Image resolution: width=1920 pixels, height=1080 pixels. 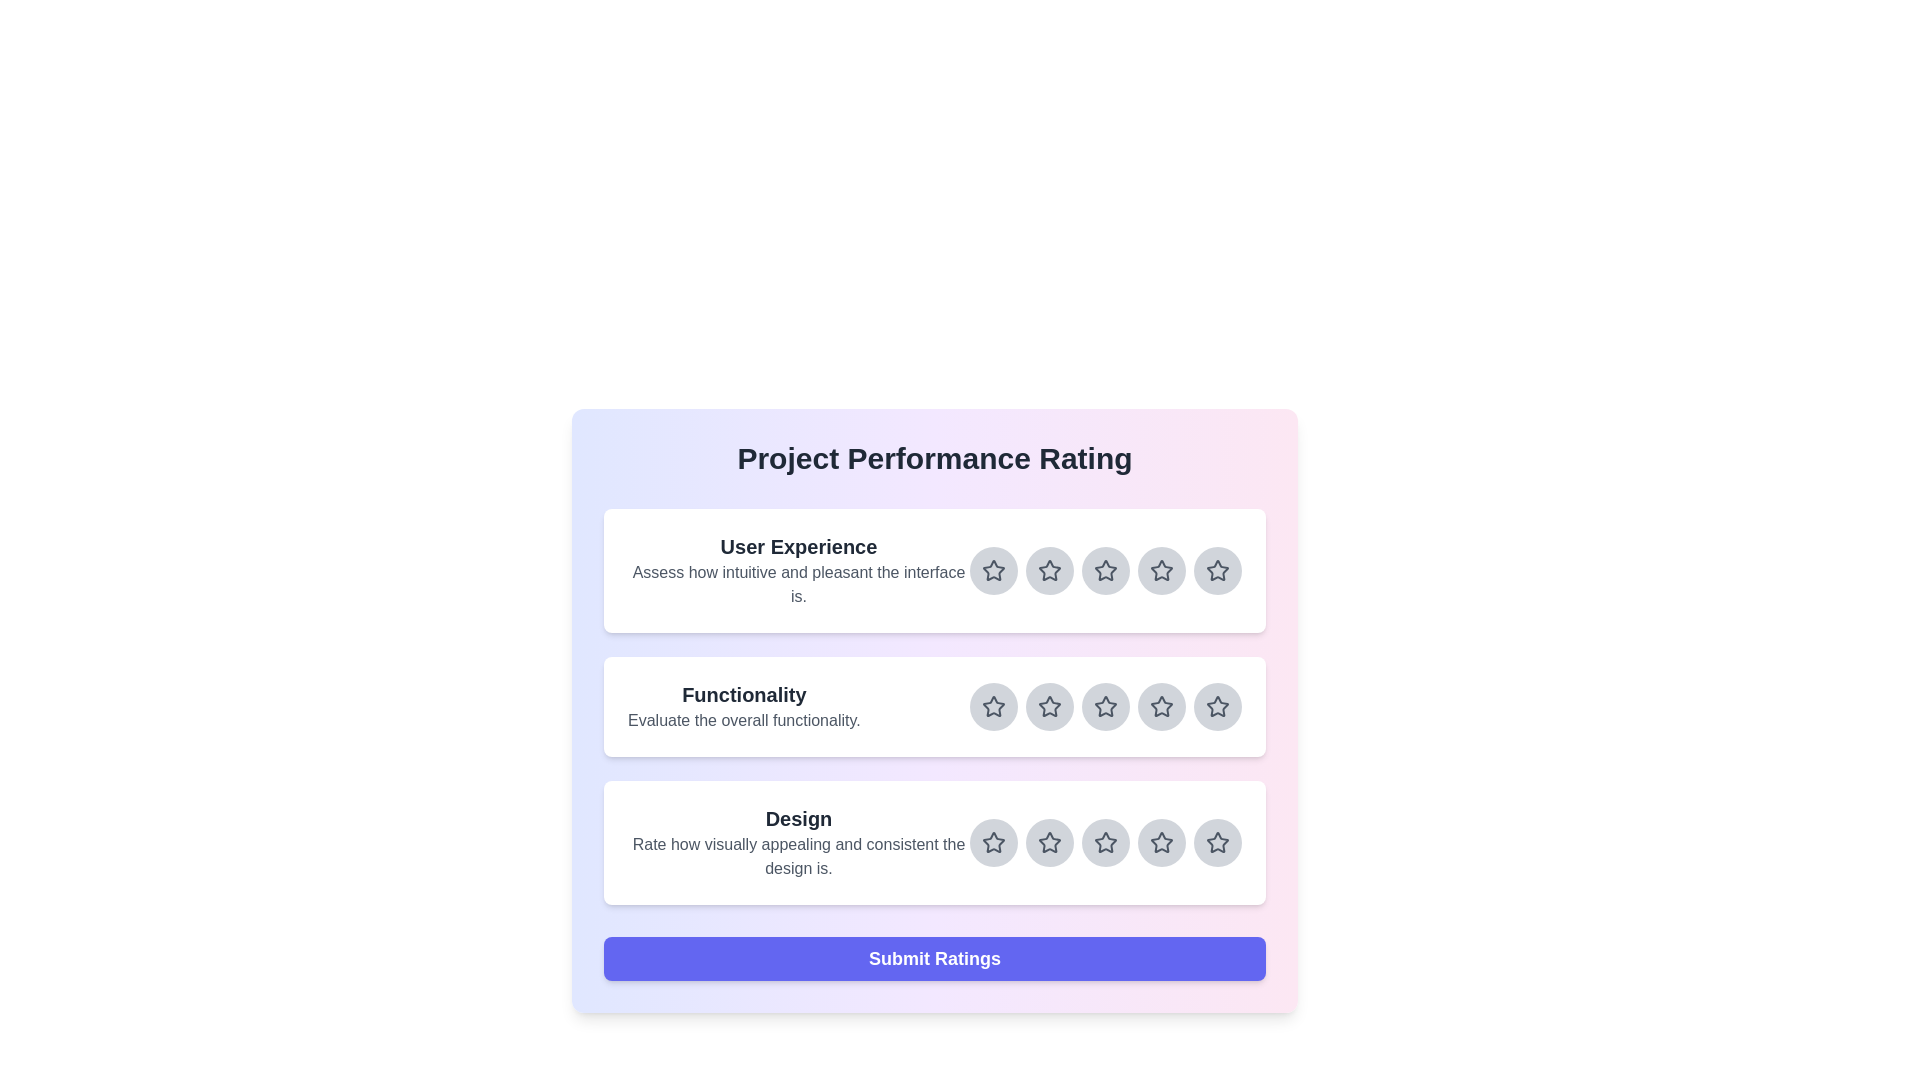 I want to click on the 'Submit Ratings' button to submit the ratings, so click(x=934, y=958).